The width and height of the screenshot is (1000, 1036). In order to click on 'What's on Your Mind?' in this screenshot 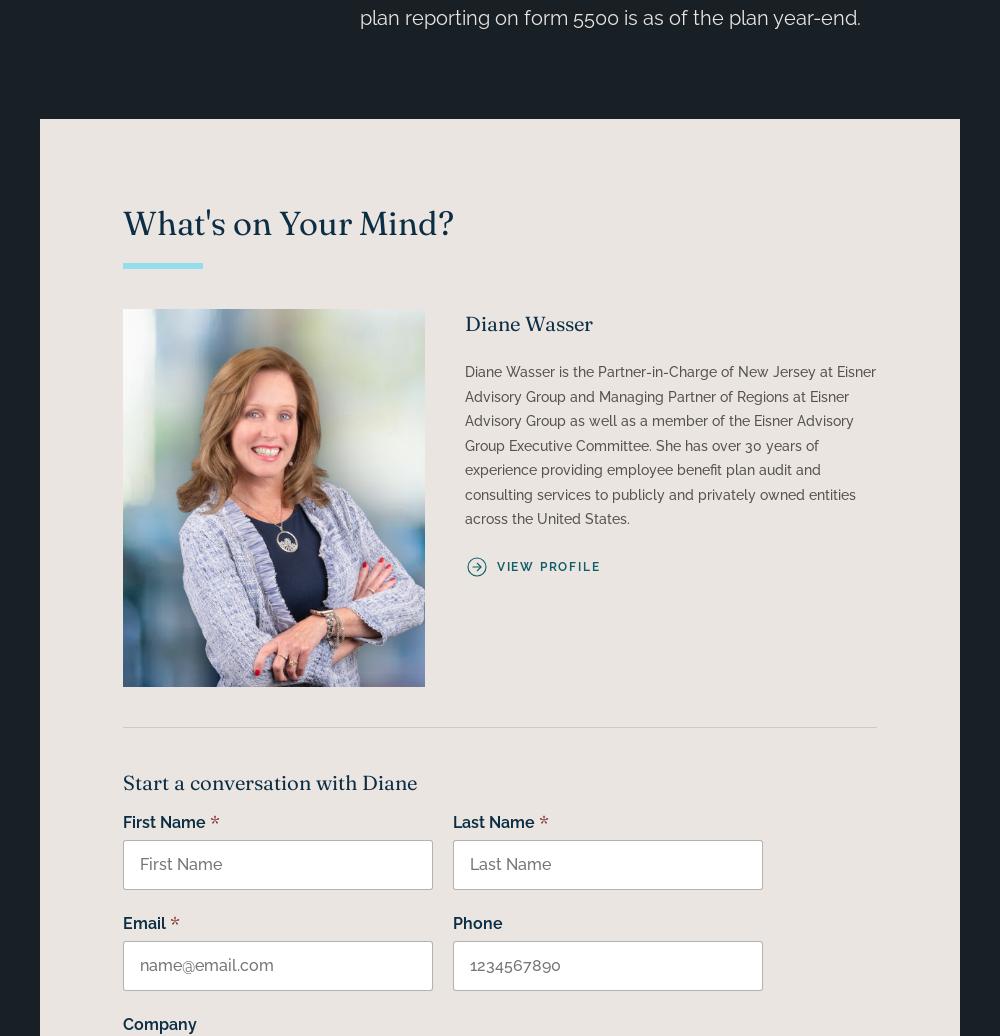, I will do `click(287, 222)`.